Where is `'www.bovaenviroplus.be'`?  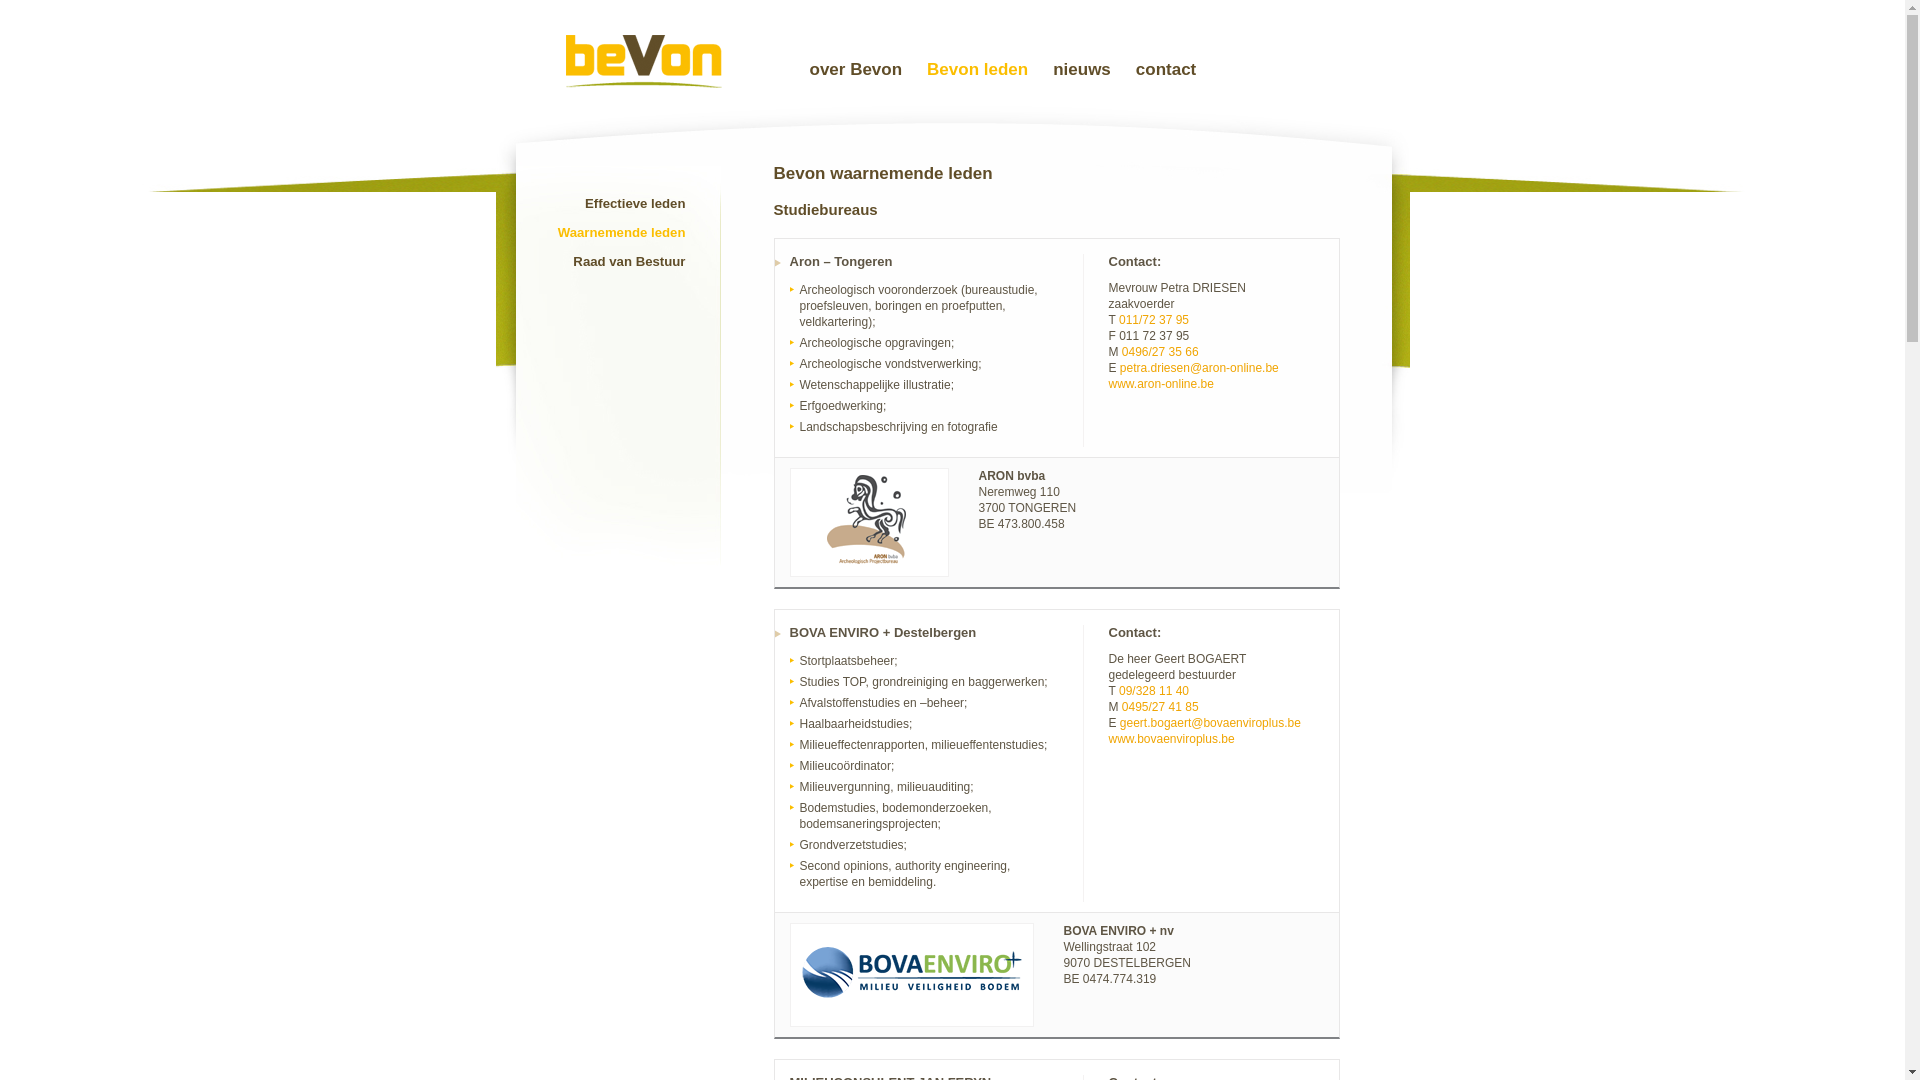 'www.bovaenviroplus.be' is located at coordinates (1107, 739).